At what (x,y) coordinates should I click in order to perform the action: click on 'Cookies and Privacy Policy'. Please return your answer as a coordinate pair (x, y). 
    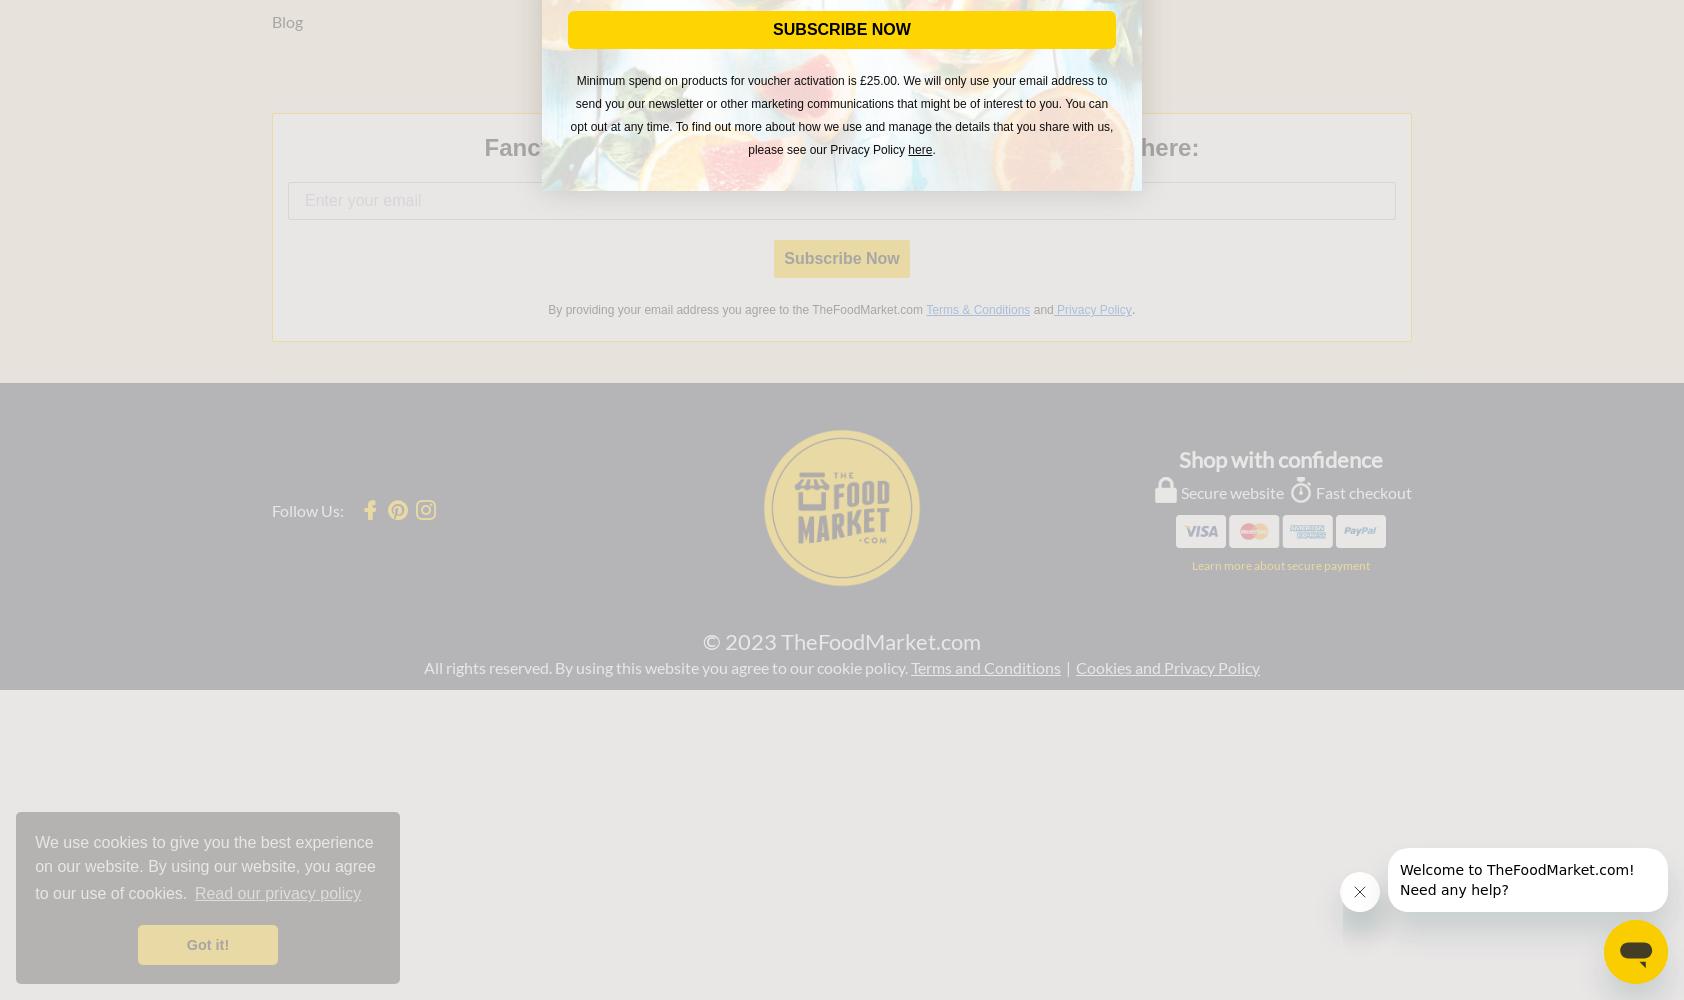
    Looking at the image, I should click on (1168, 666).